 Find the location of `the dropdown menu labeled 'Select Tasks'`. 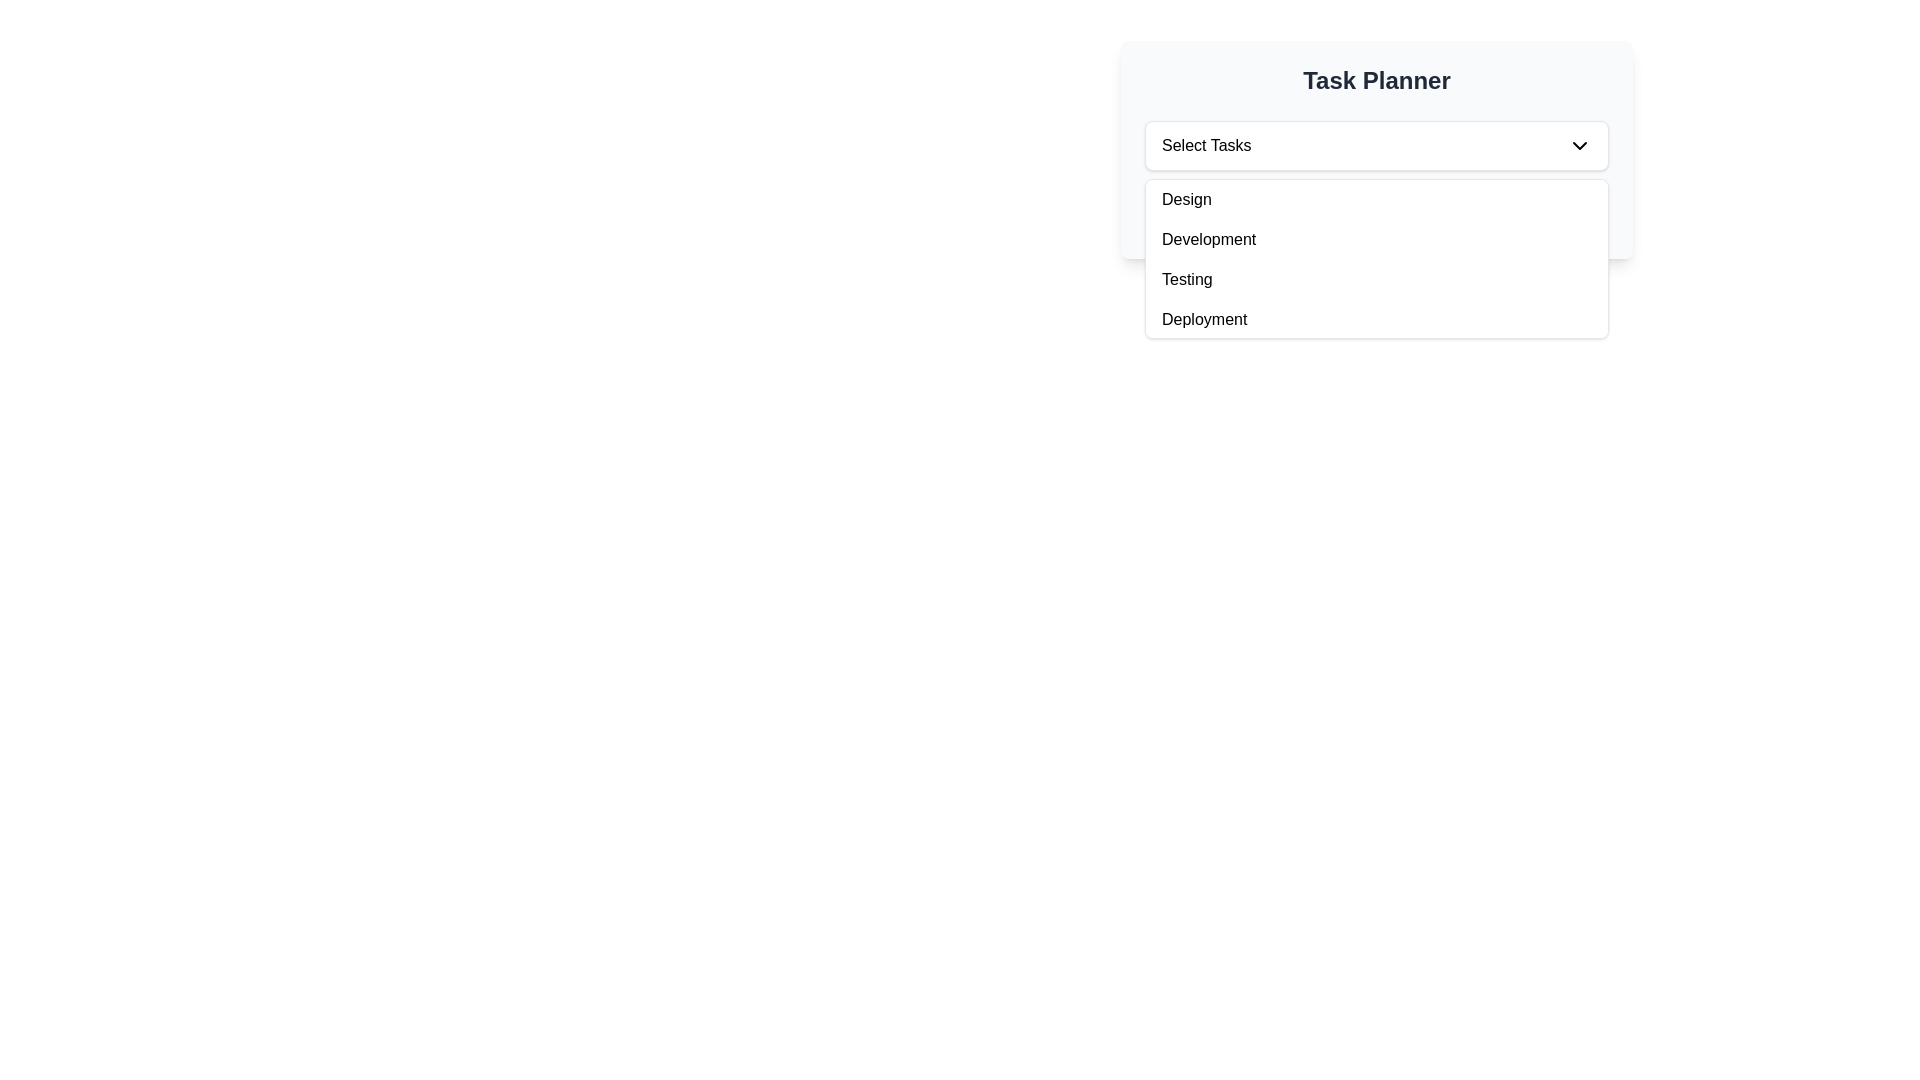

the dropdown menu labeled 'Select Tasks' is located at coordinates (1376, 145).